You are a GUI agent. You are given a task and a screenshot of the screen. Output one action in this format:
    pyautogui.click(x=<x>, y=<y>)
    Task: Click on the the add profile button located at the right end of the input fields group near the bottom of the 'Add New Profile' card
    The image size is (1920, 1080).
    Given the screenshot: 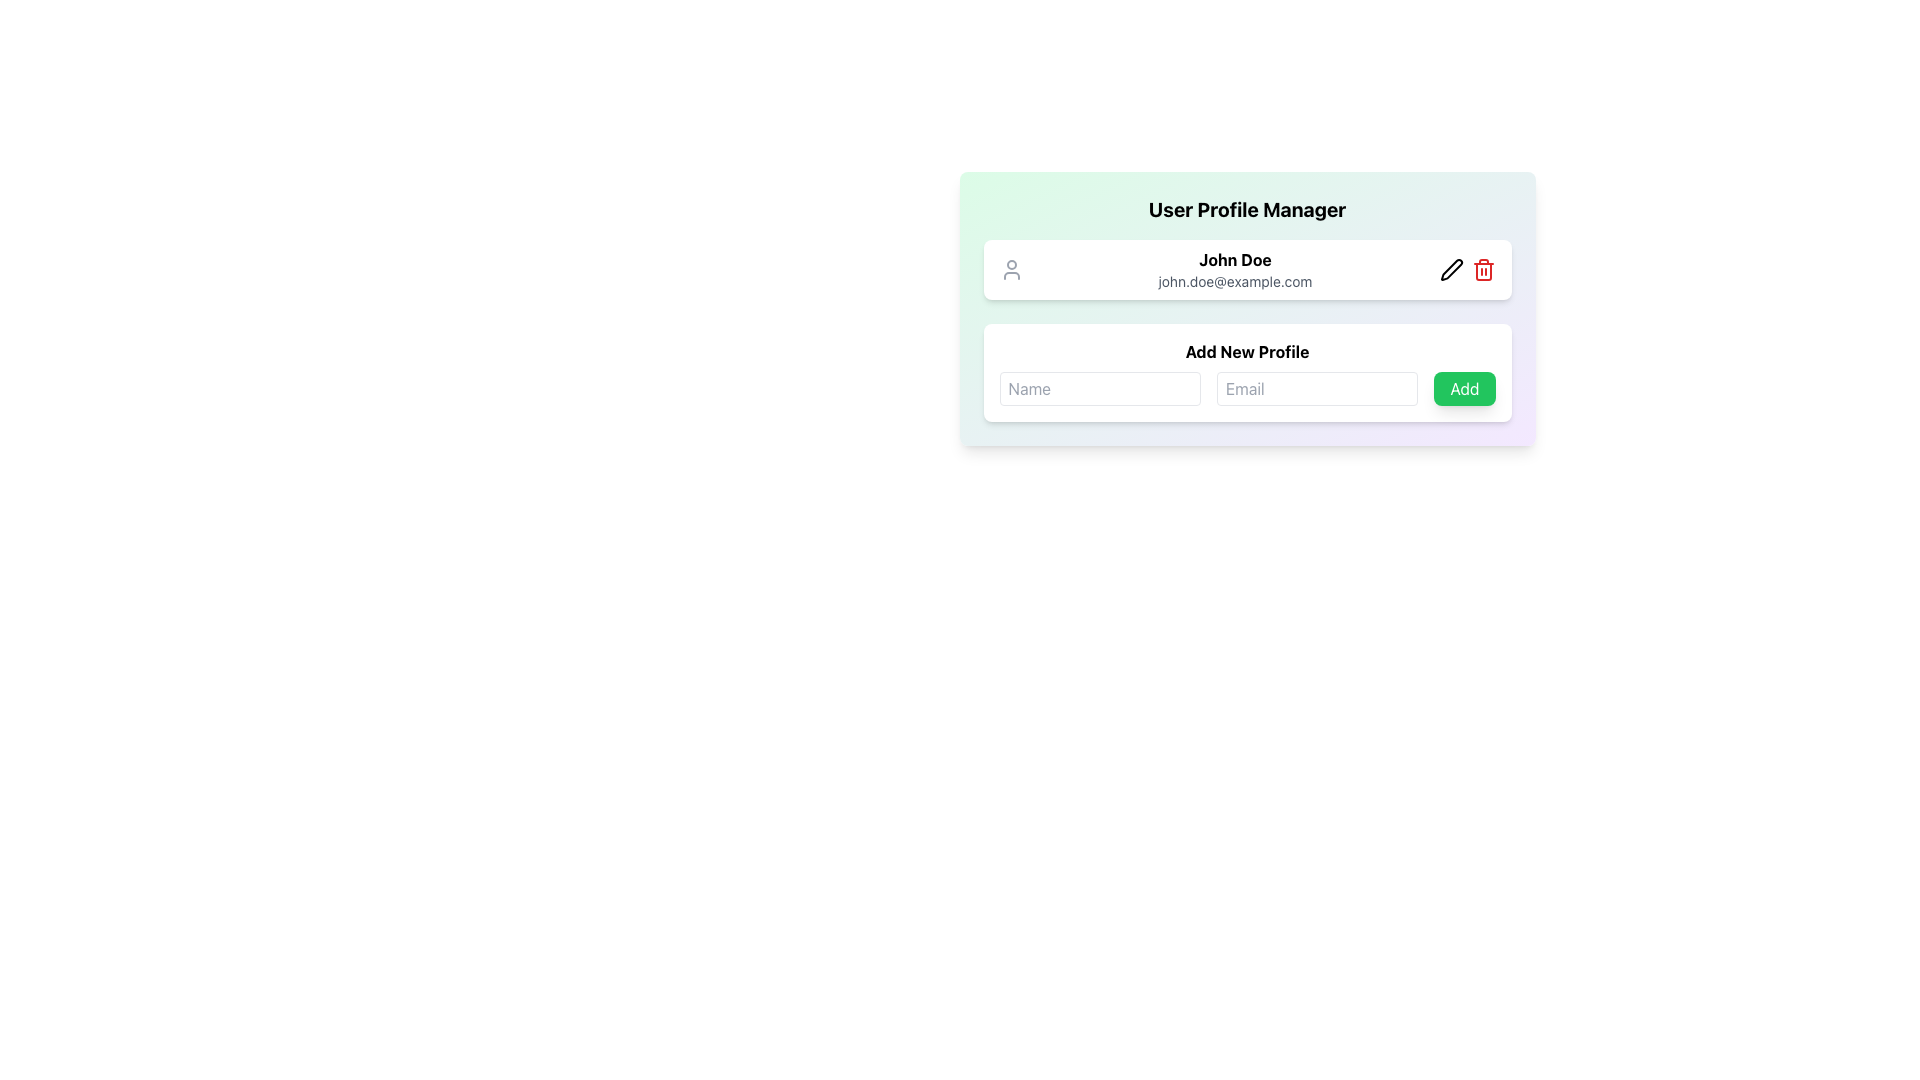 What is the action you would take?
    pyautogui.click(x=1464, y=389)
    